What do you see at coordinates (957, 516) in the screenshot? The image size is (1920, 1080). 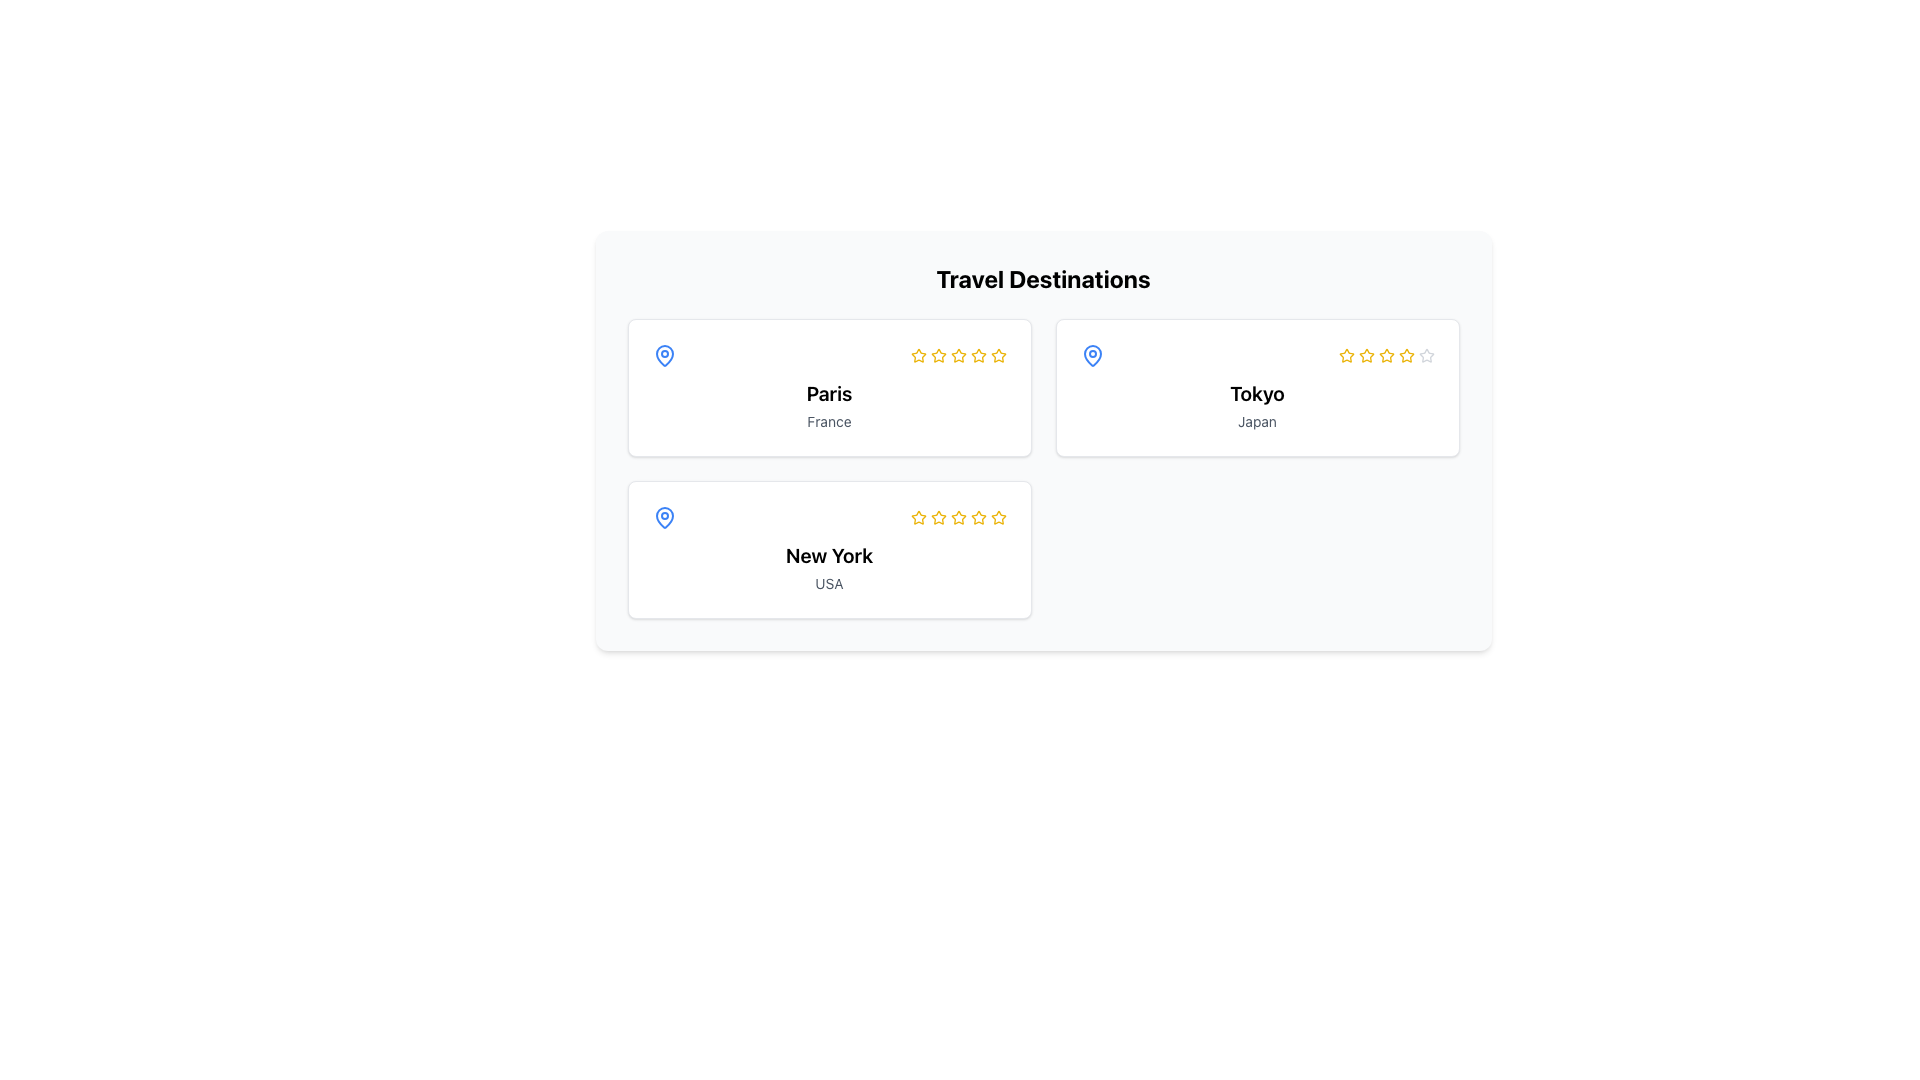 I see `the third star icon in the rating component located below 'New York' USA` at bounding box center [957, 516].